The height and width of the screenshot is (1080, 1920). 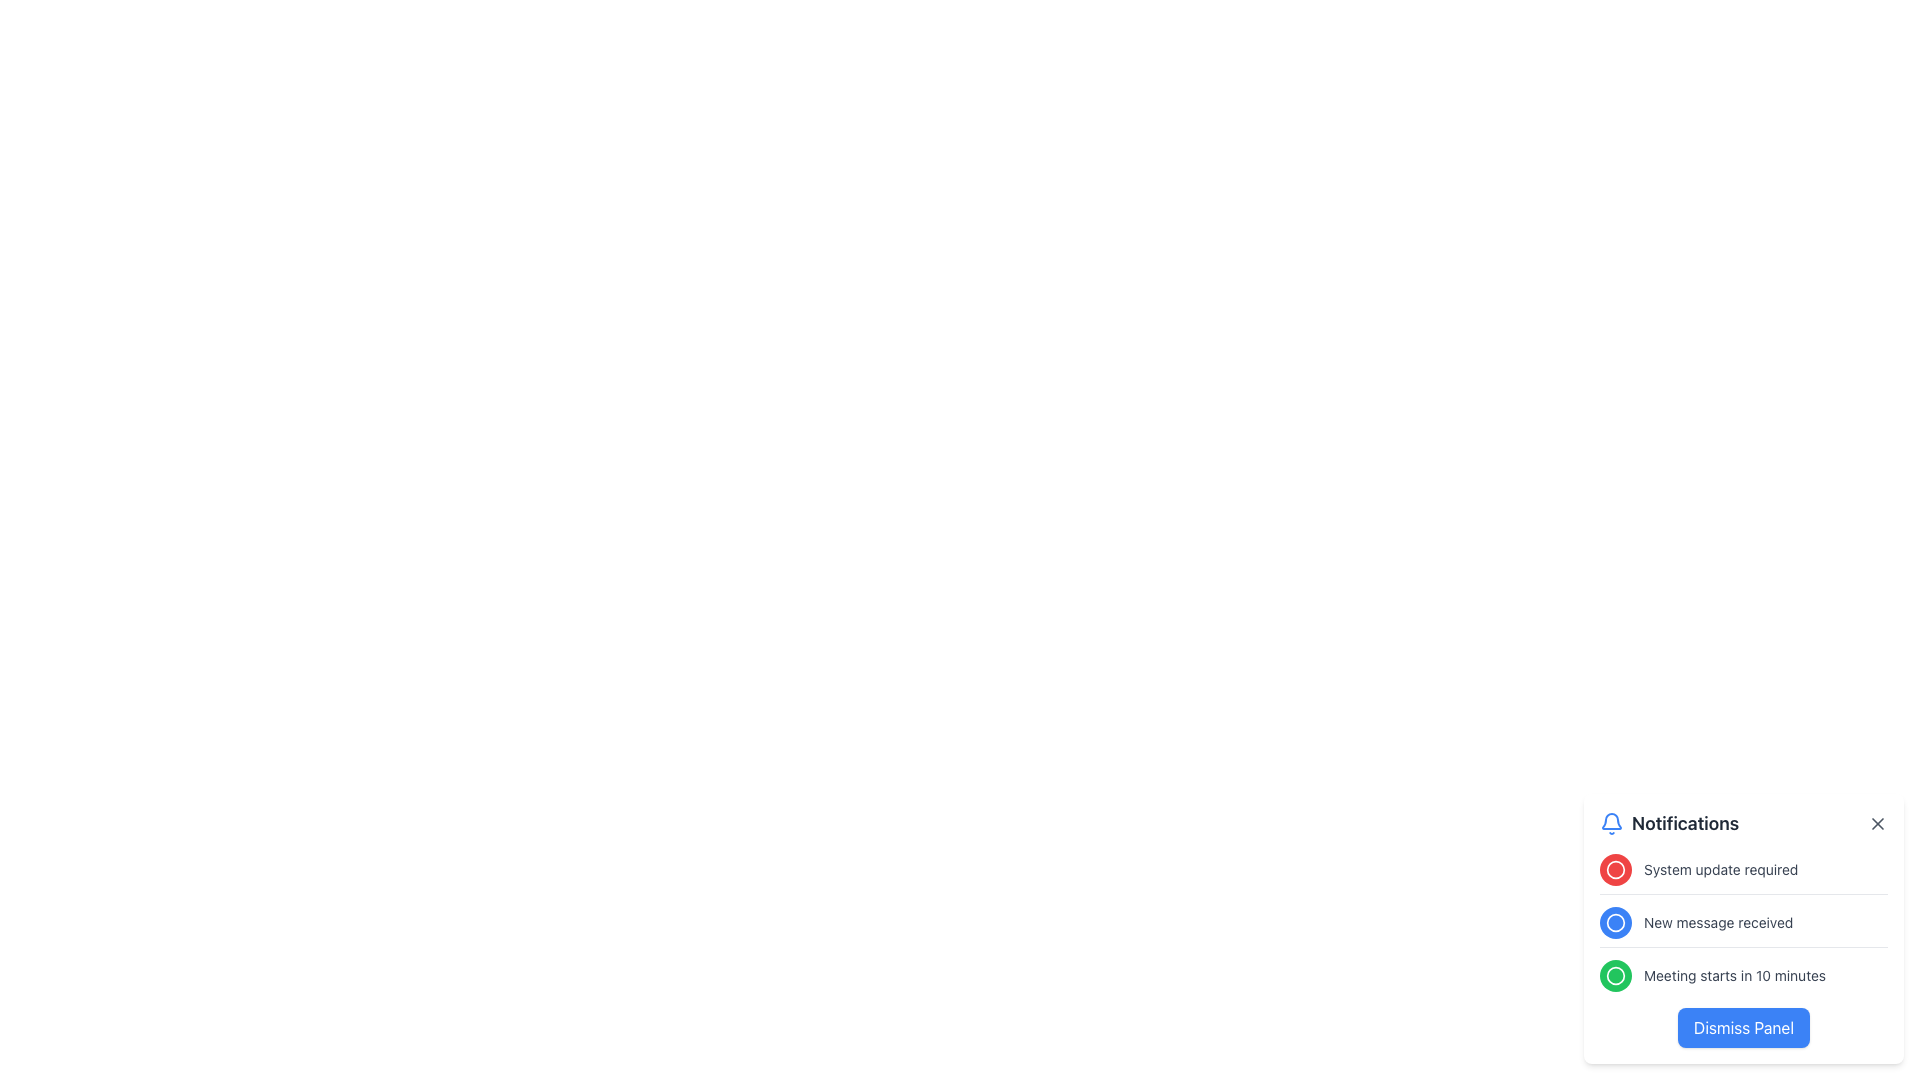 I want to click on the circular graphic element with a white border located in the notification panel next to the 'New message received' notification, so click(x=1616, y=922).